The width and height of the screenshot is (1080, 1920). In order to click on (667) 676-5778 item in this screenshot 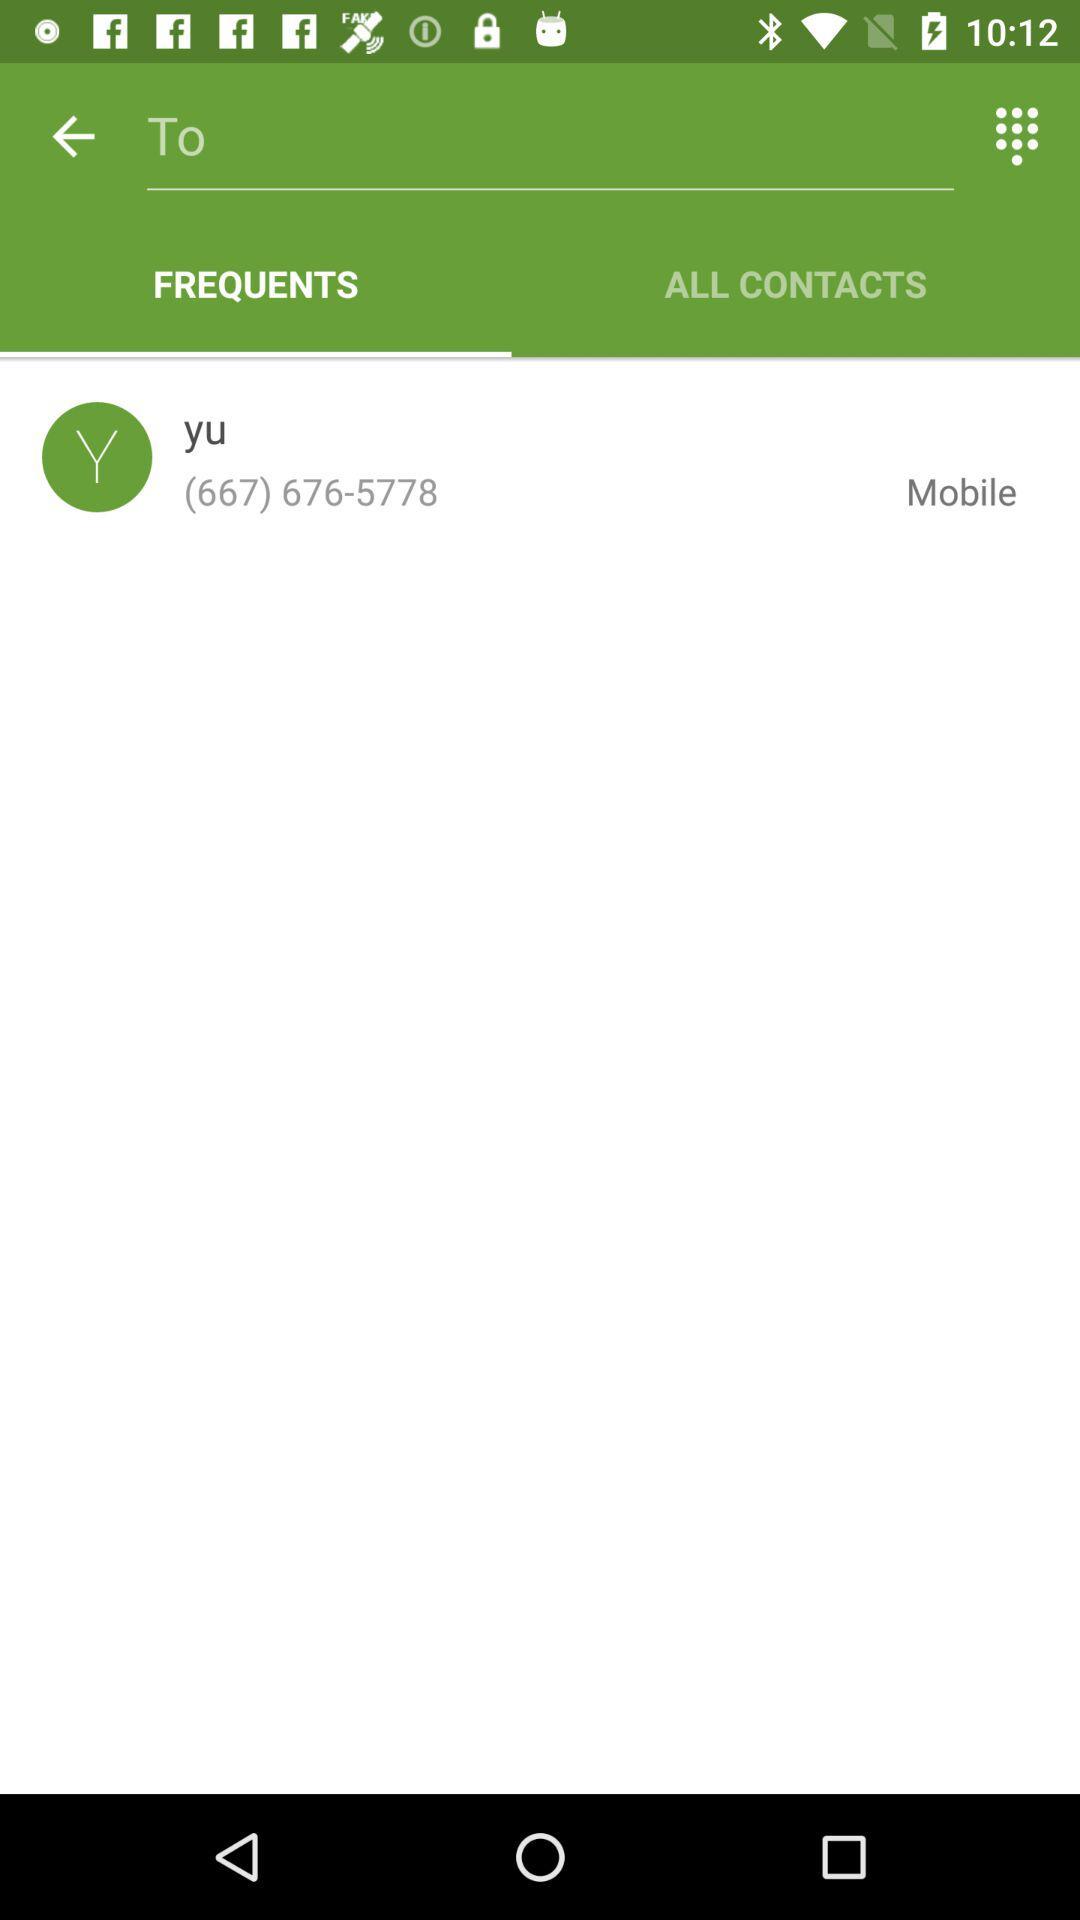, I will do `click(528, 491)`.